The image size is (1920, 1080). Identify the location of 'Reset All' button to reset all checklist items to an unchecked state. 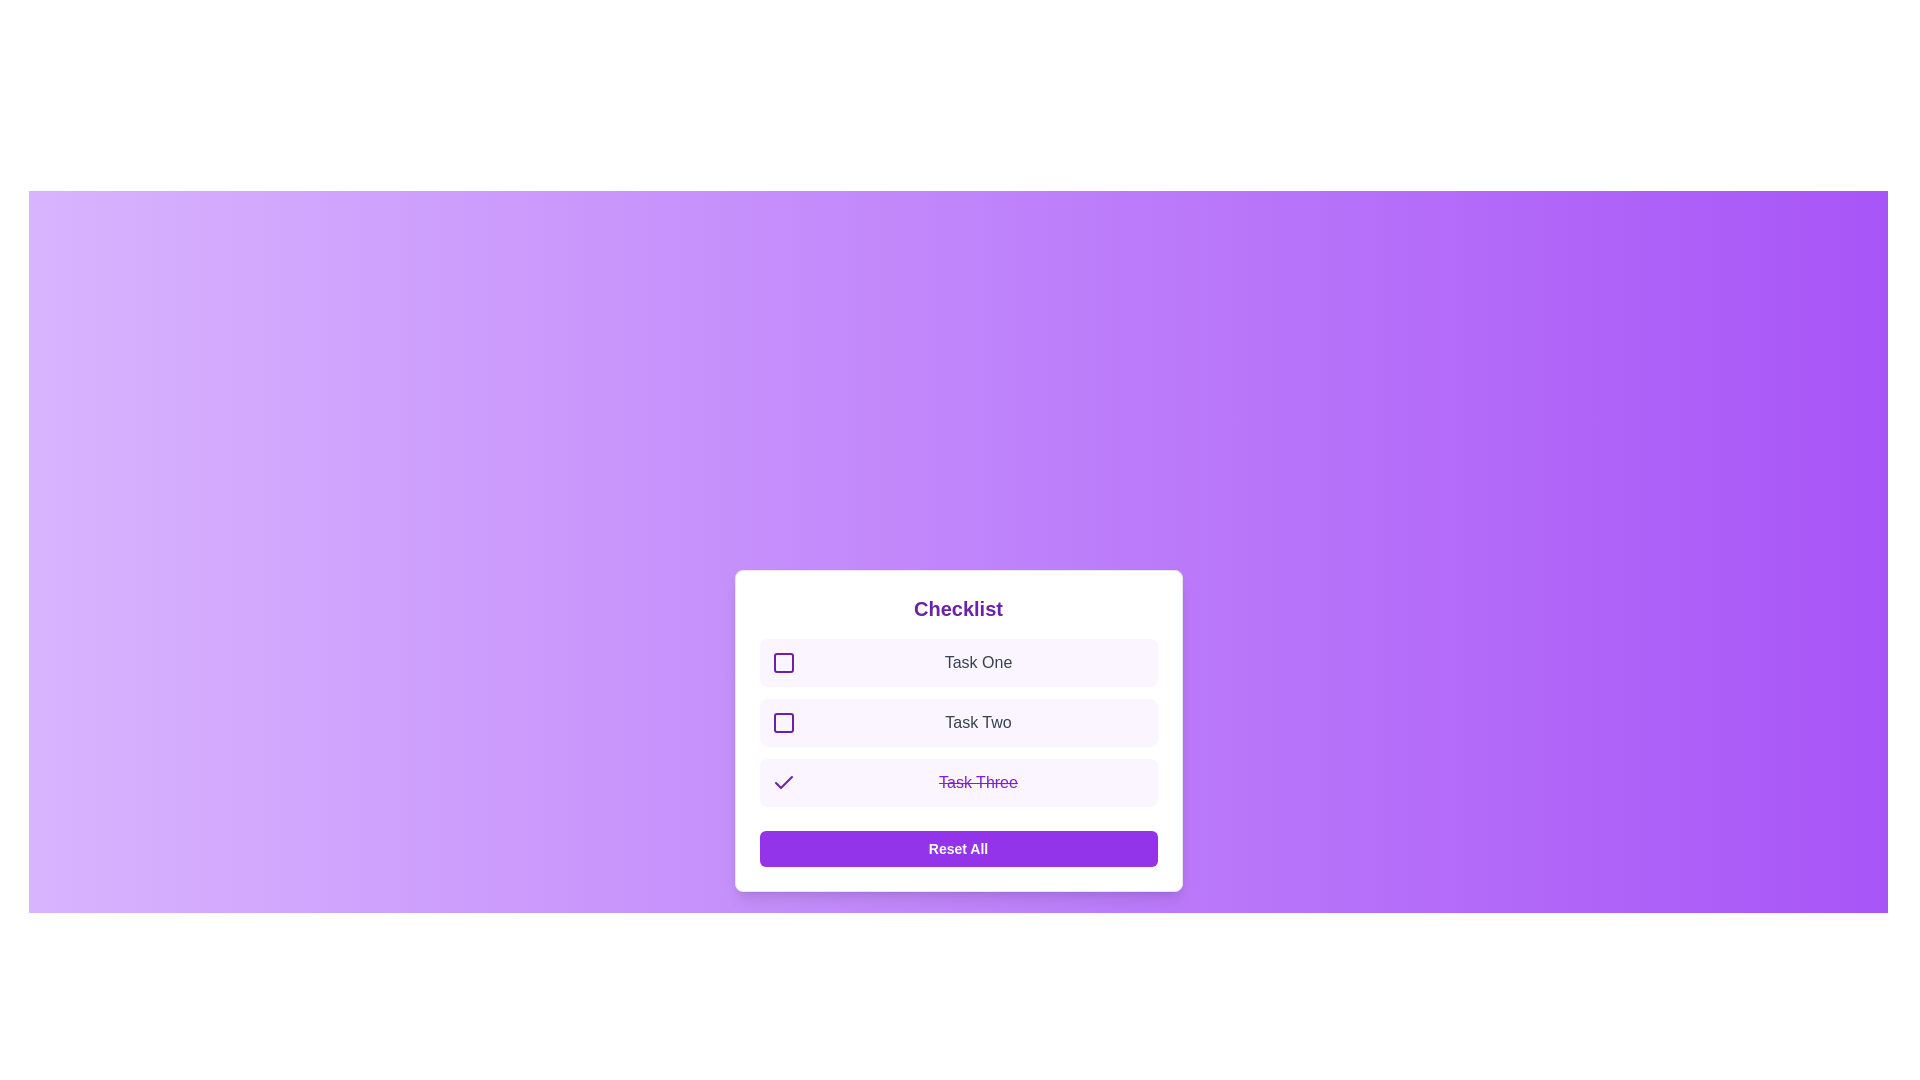
(957, 848).